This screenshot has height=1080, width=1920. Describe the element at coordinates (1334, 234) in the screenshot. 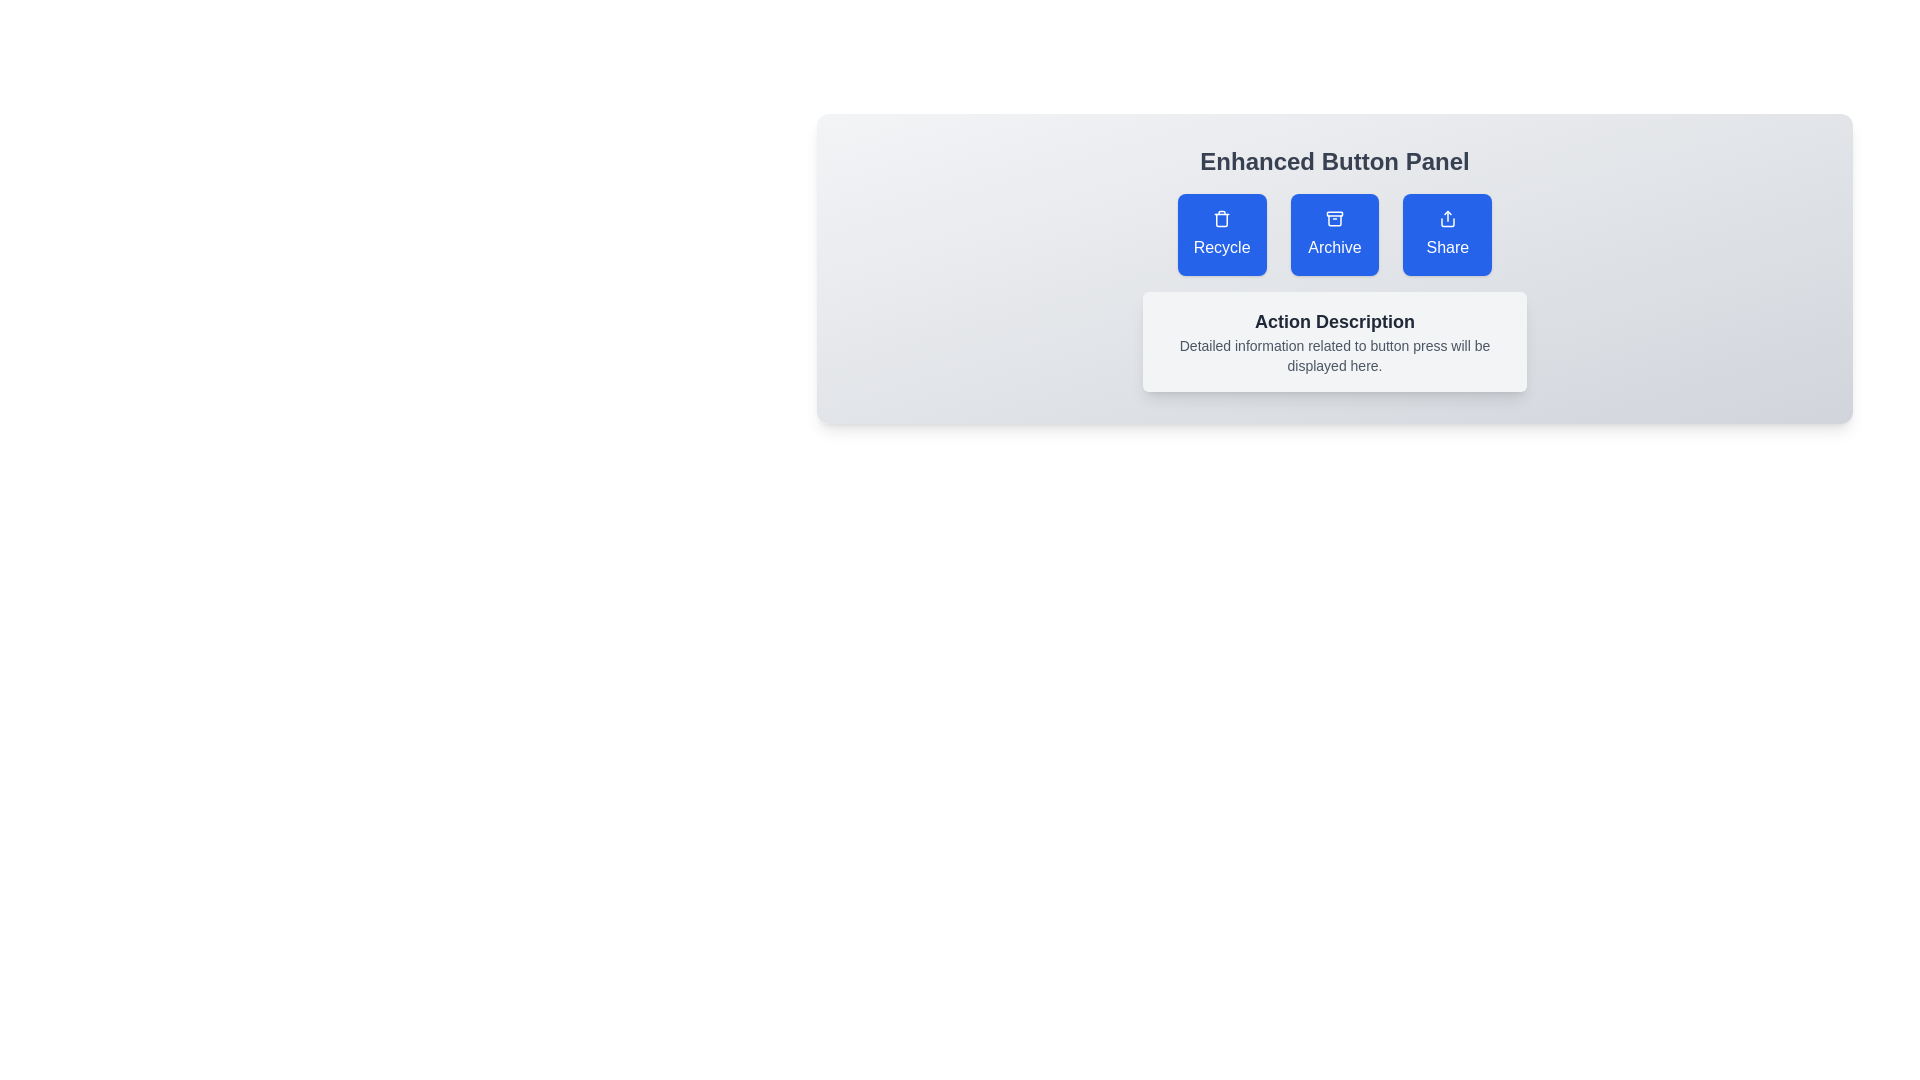

I see `the blue 'Archive' button with rounded corners` at that location.